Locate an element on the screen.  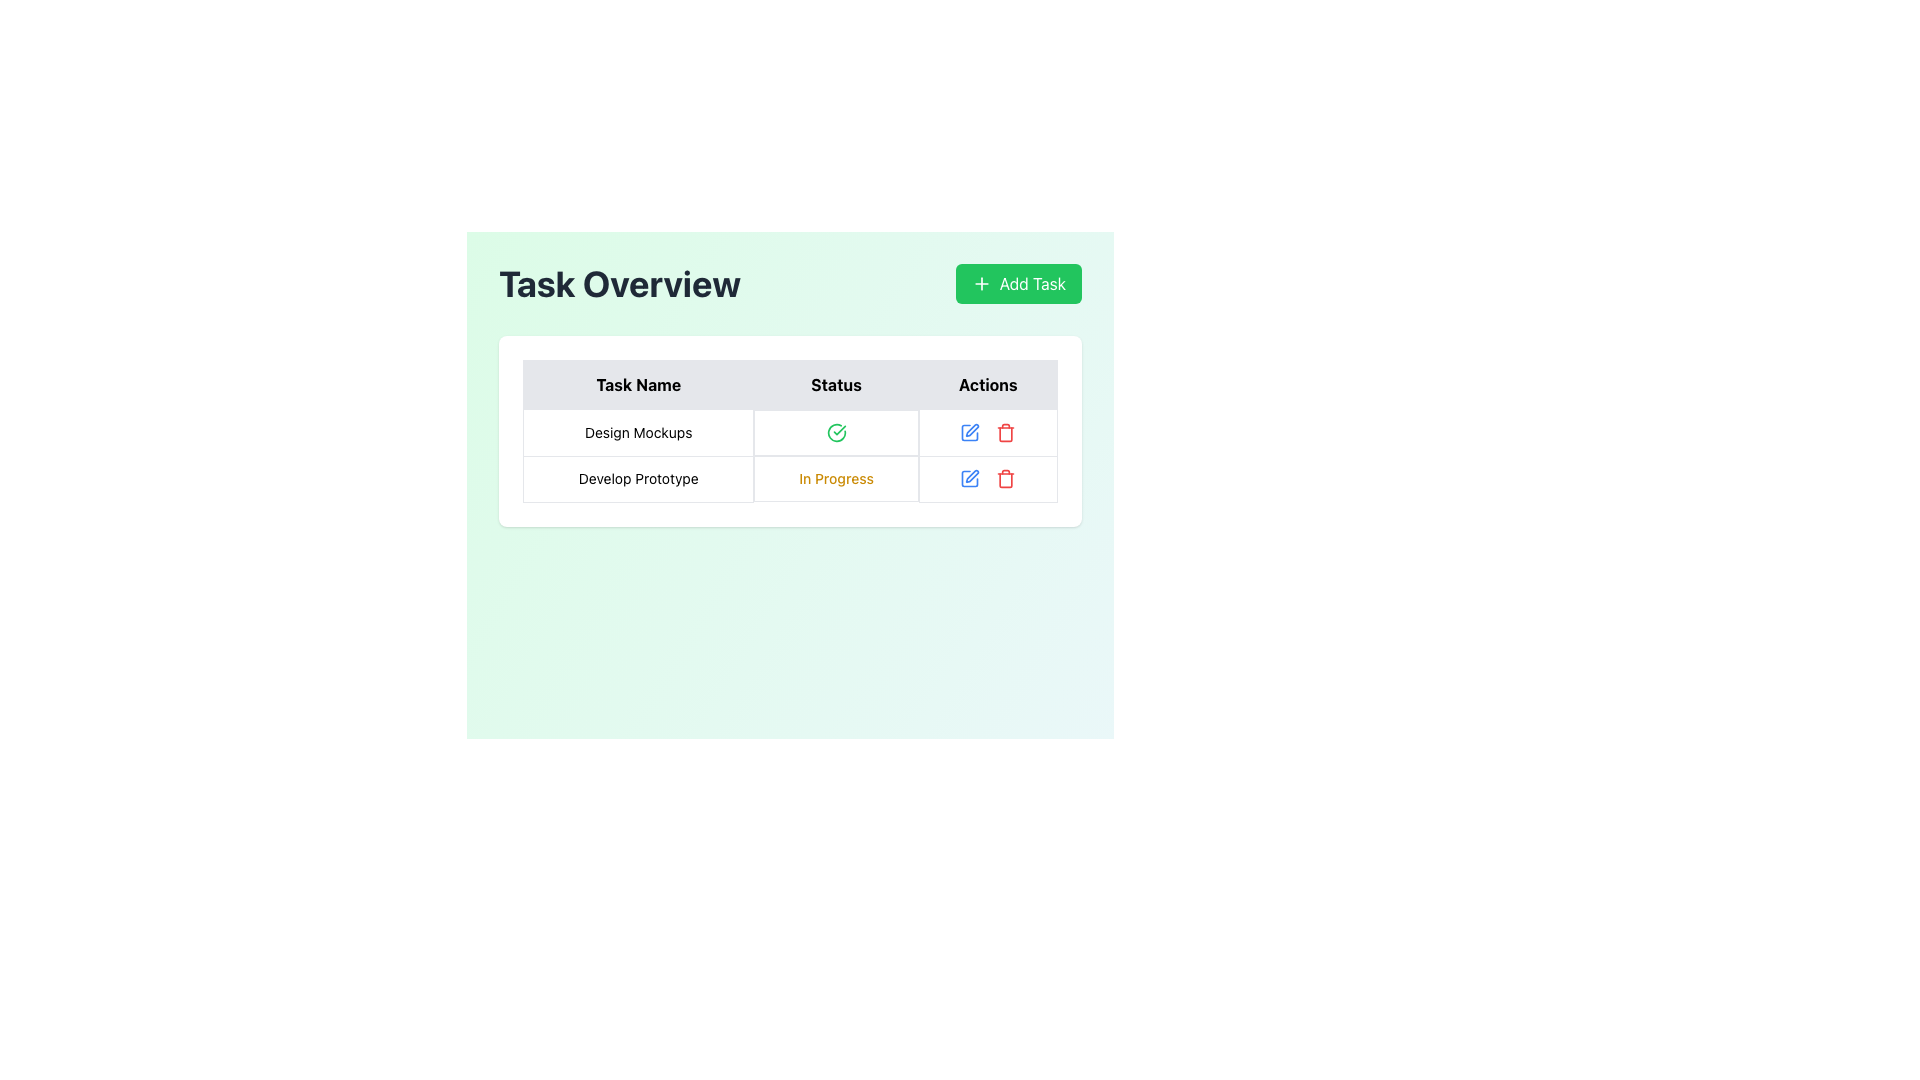
the text header displaying 'Task Overview' which is located in the top-left section of the interface, positioned to the left of the 'Add Task' button is located at coordinates (618, 284).